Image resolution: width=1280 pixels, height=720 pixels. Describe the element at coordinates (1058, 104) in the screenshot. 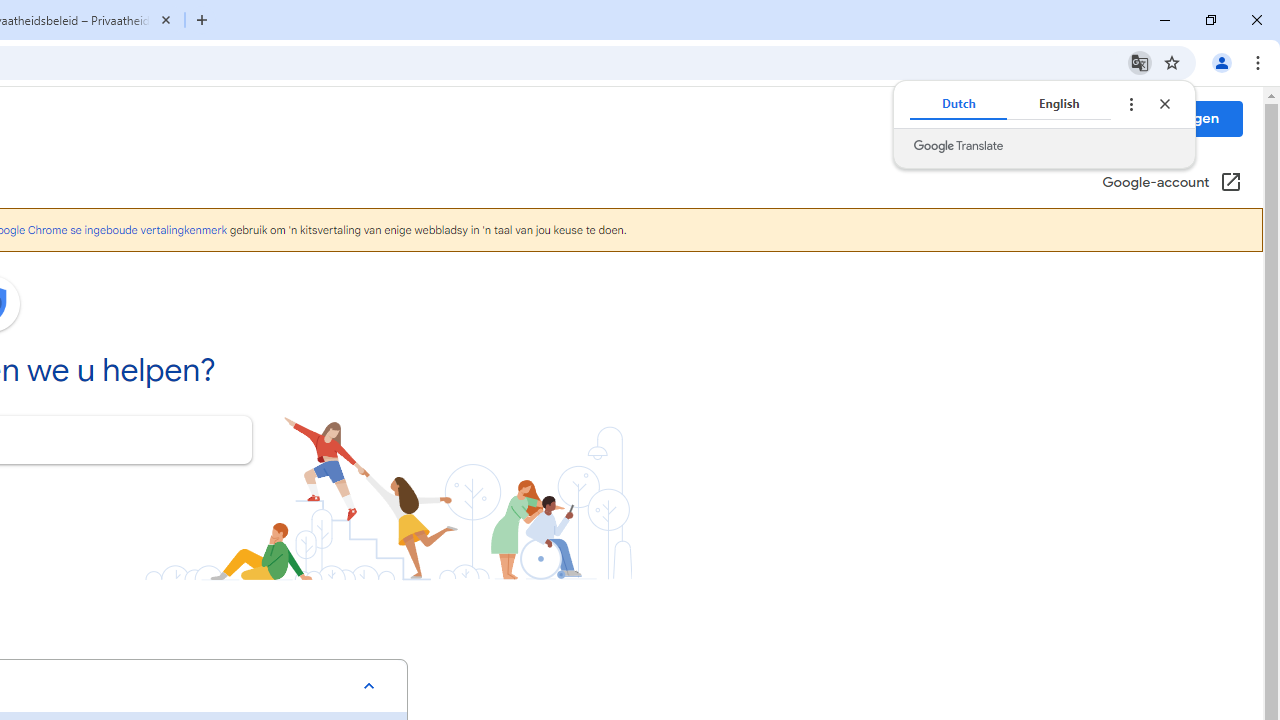

I see `'English'` at that location.